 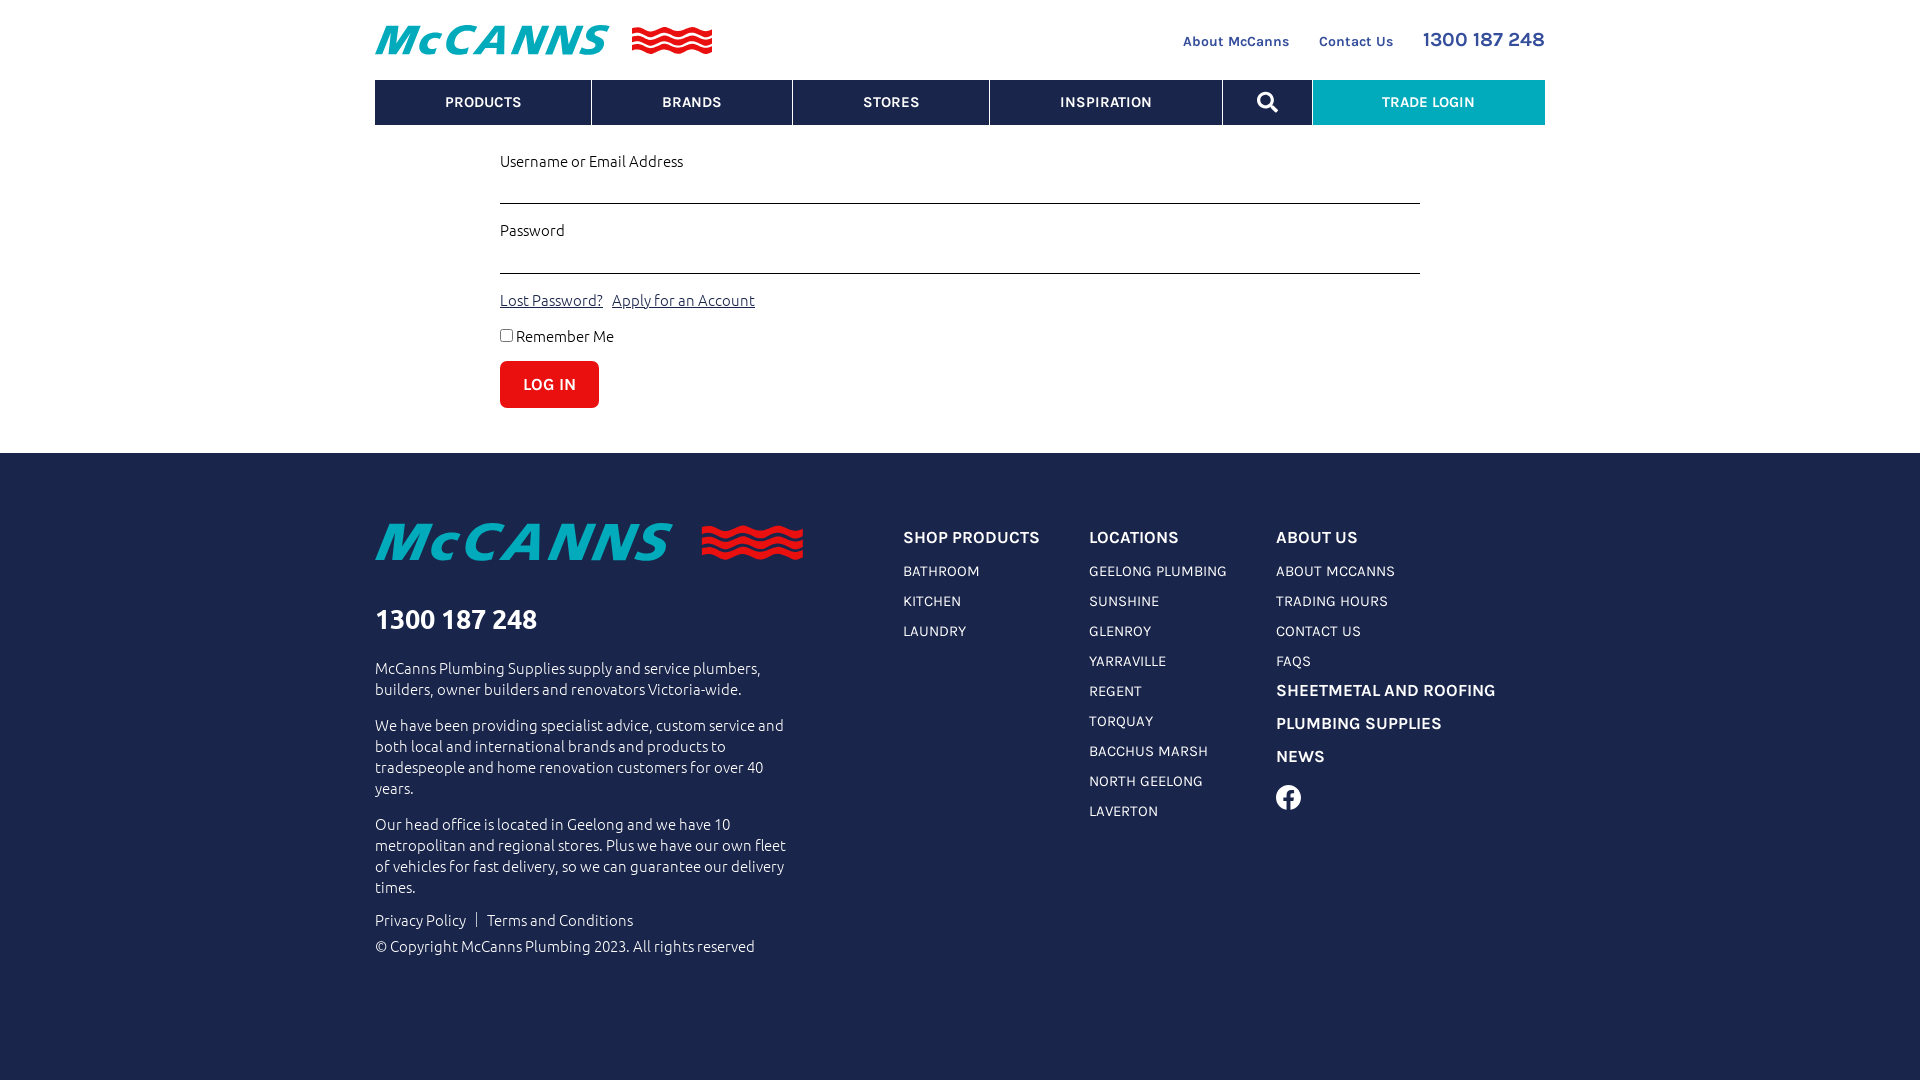 I want to click on 'STORES', so click(x=791, y=102).